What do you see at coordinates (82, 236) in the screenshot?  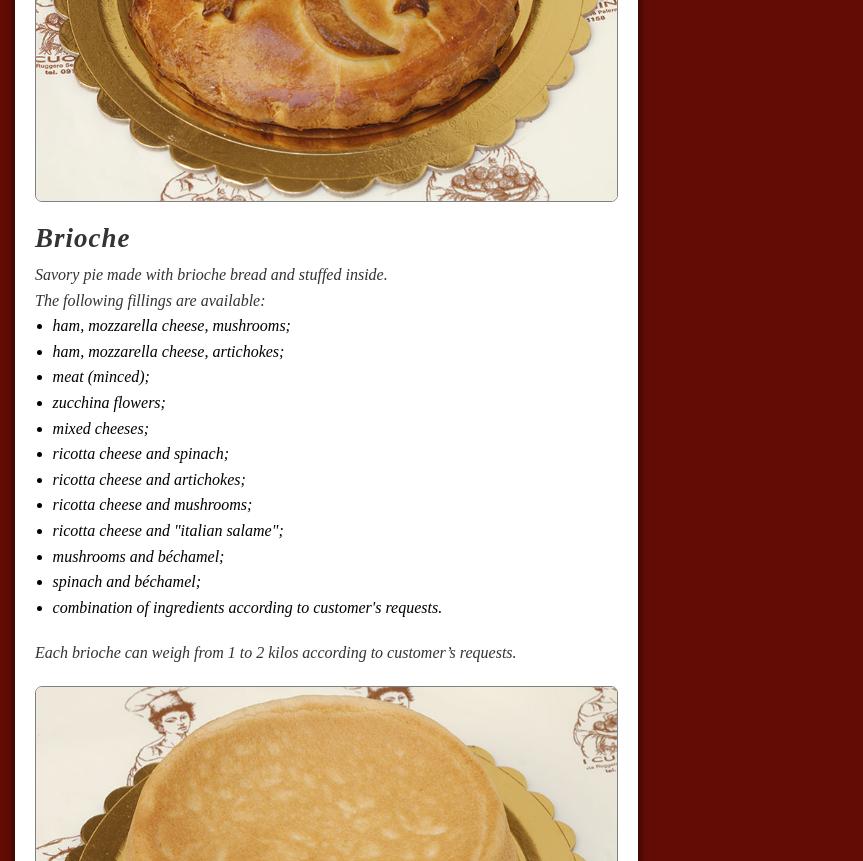 I see `'Brioche'` at bounding box center [82, 236].